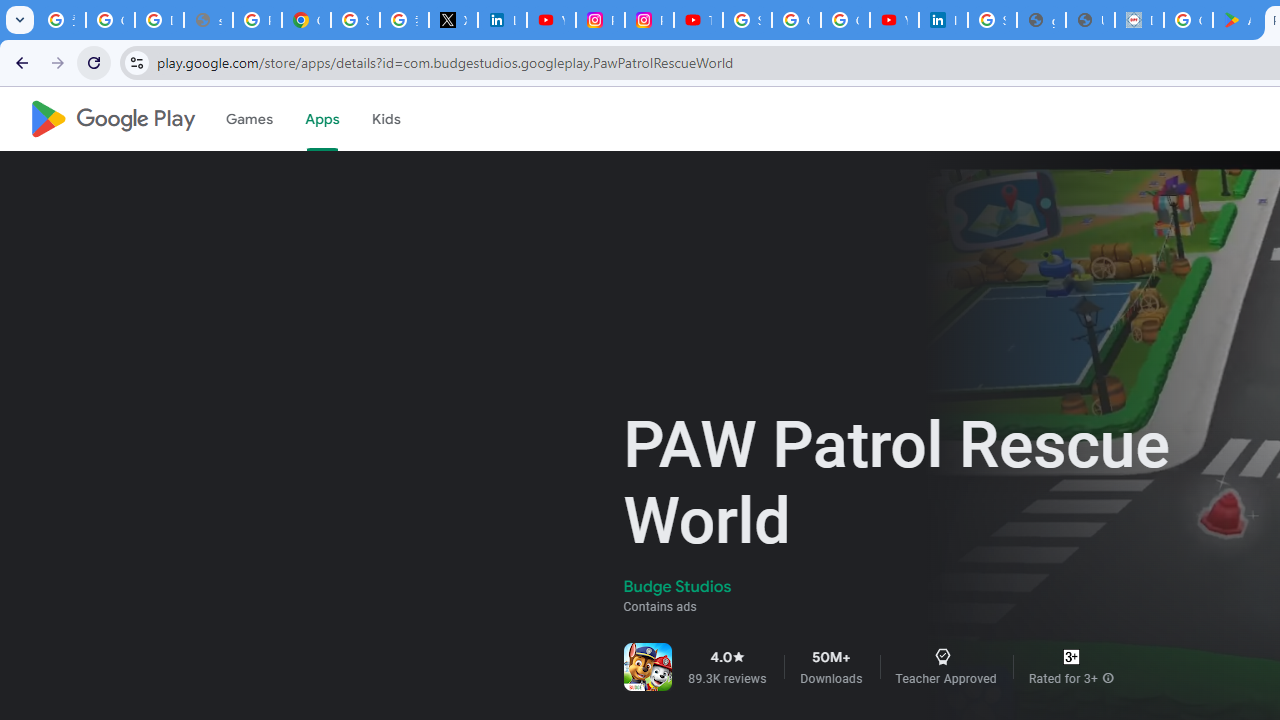 Image resolution: width=1280 pixels, height=720 pixels. Describe the element at coordinates (321, 119) in the screenshot. I see `'Apps'` at that location.